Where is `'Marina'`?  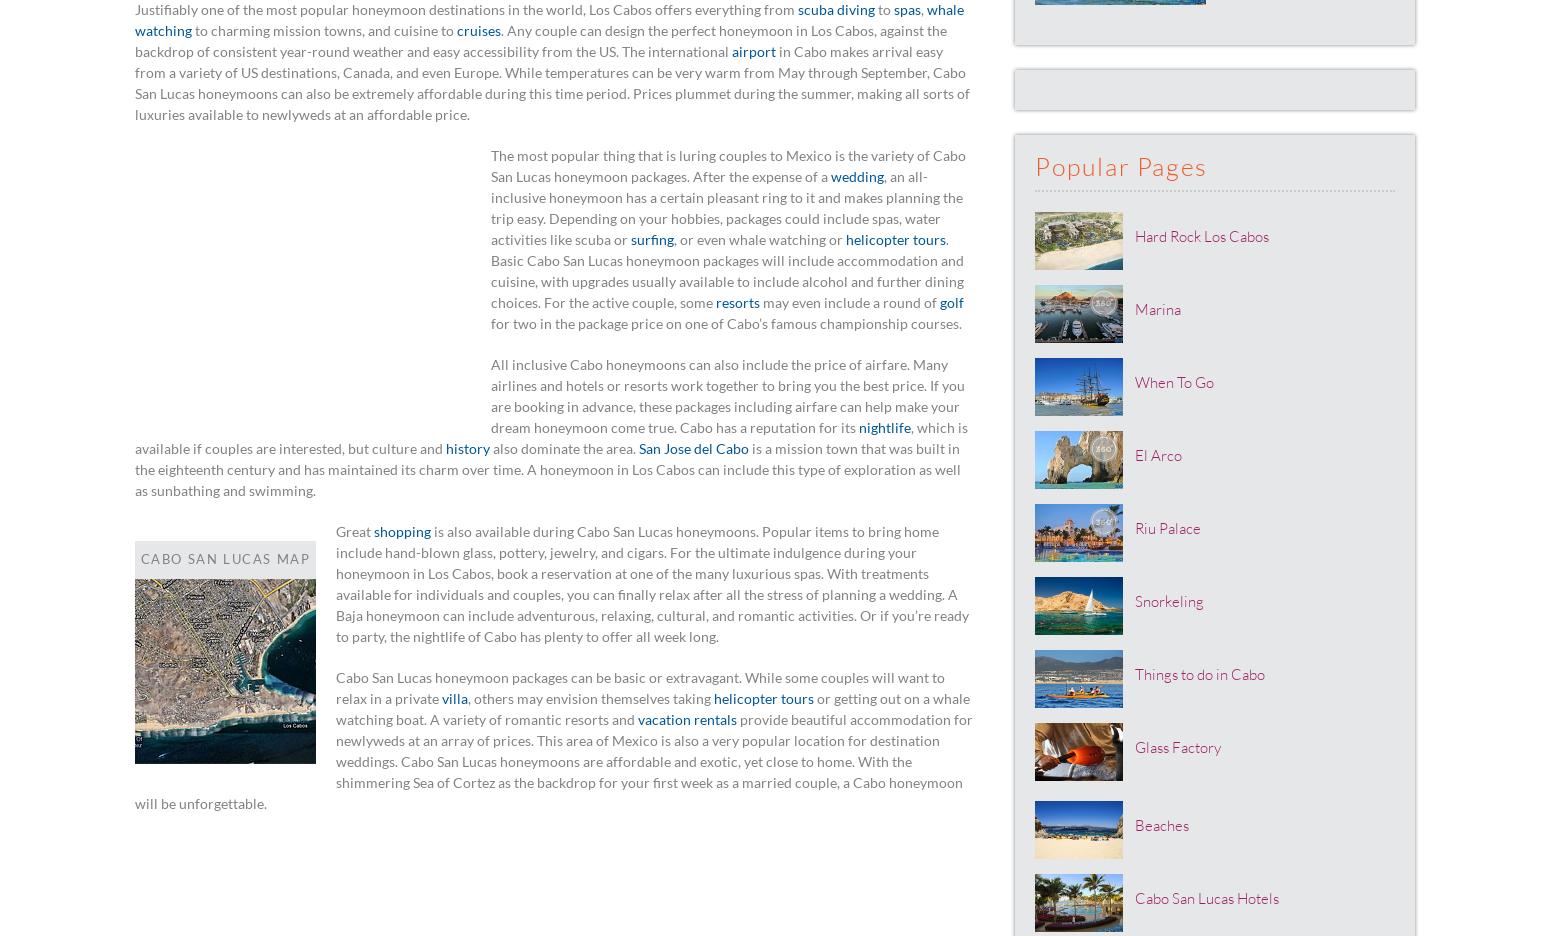
'Marina' is located at coordinates (1157, 308).